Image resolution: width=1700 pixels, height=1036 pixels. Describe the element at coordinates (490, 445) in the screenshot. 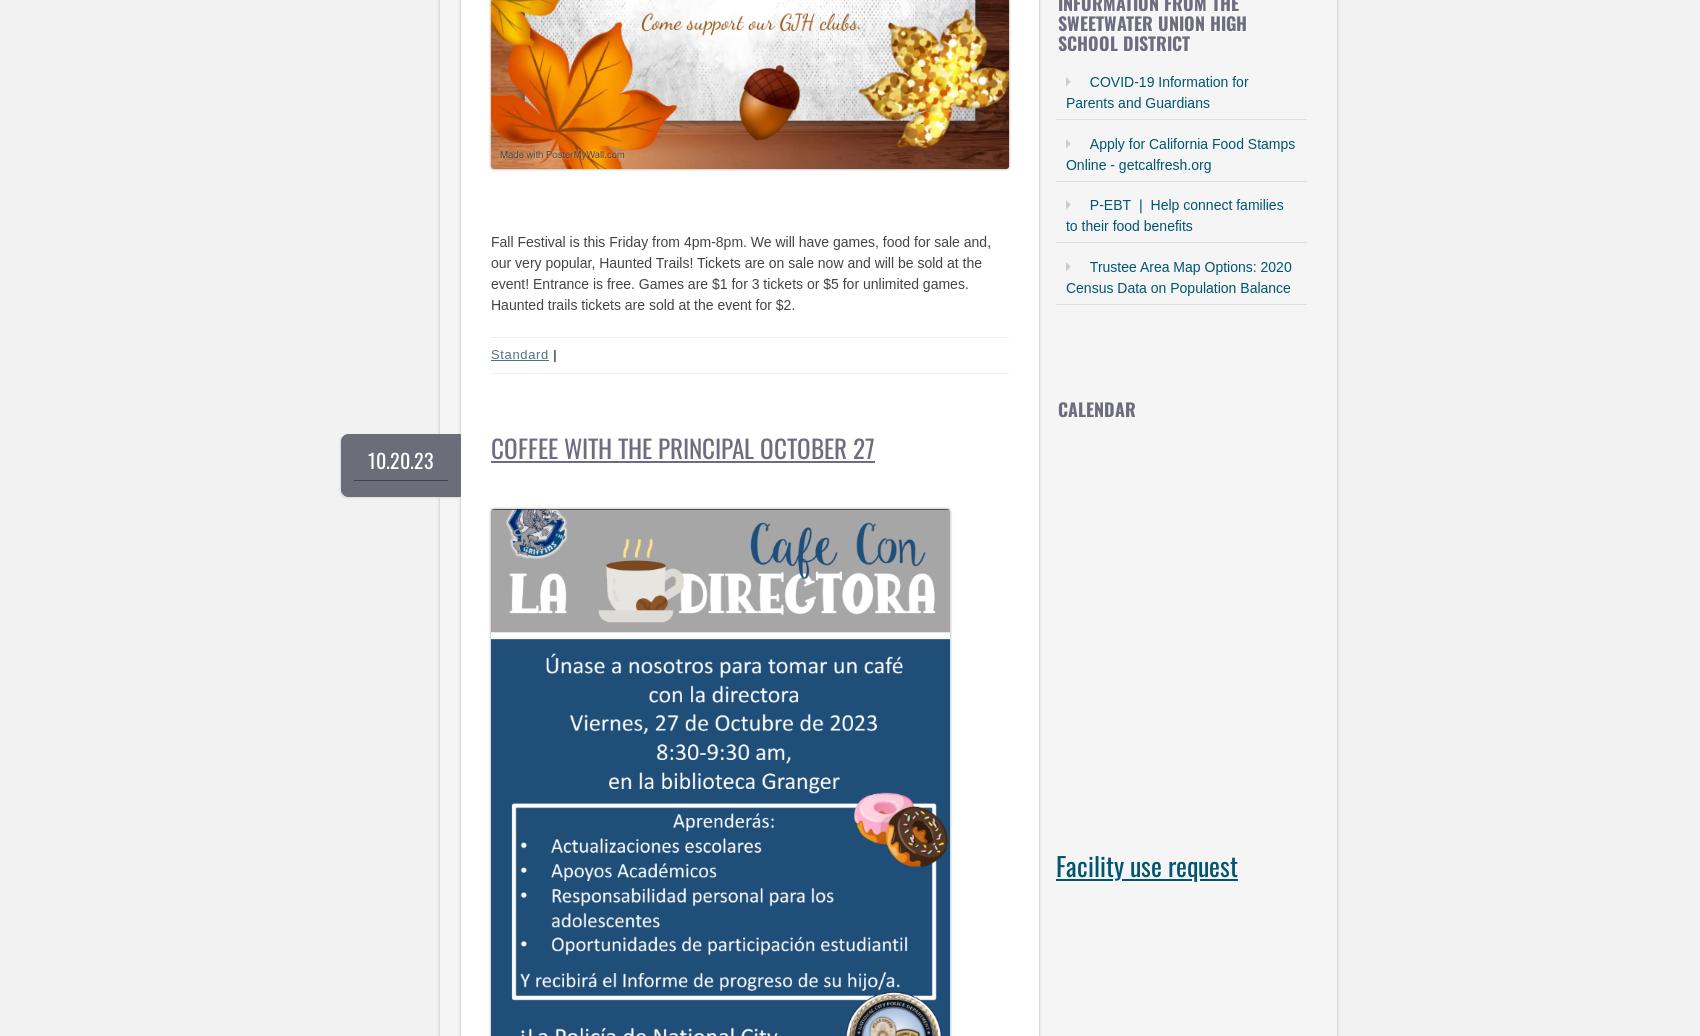

I see `'Coffee With the Principal October 27'` at that location.